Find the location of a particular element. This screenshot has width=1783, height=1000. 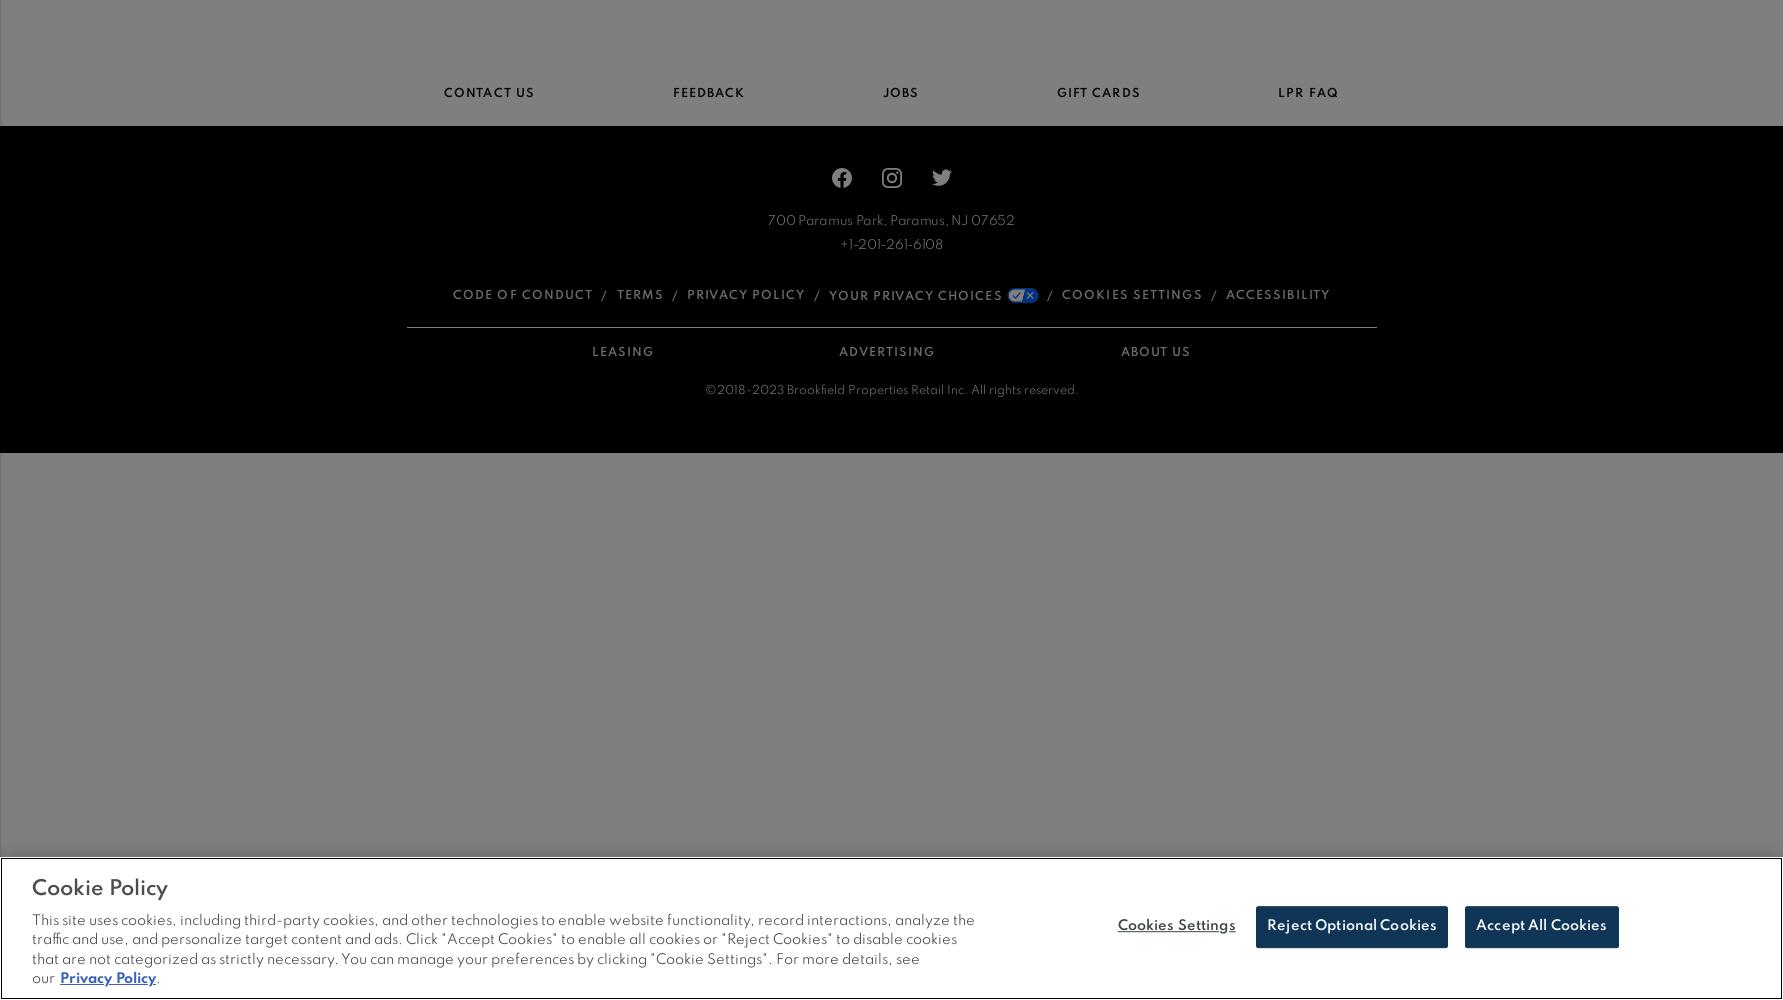

'©2018-2023 Brookfield Properties Retail Inc. All rights reserved.' is located at coordinates (890, 390).